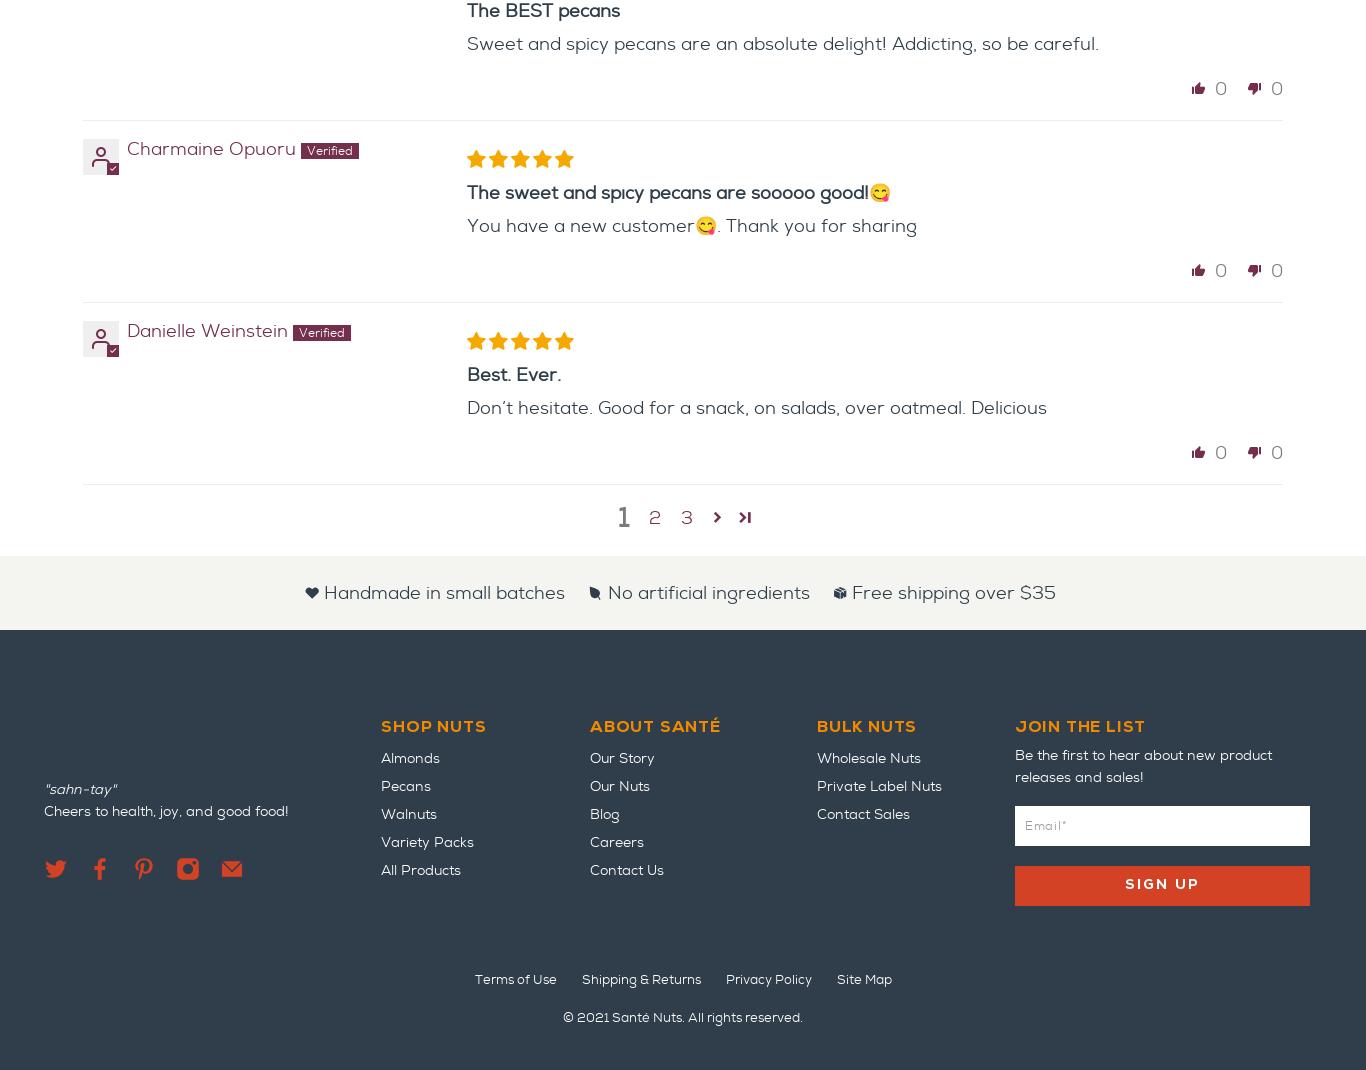 The height and width of the screenshot is (1070, 1366). What do you see at coordinates (692, 224) in the screenshot?
I see `'You have a new customer😋. Thank you for sharing'` at bounding box center [692, 224].